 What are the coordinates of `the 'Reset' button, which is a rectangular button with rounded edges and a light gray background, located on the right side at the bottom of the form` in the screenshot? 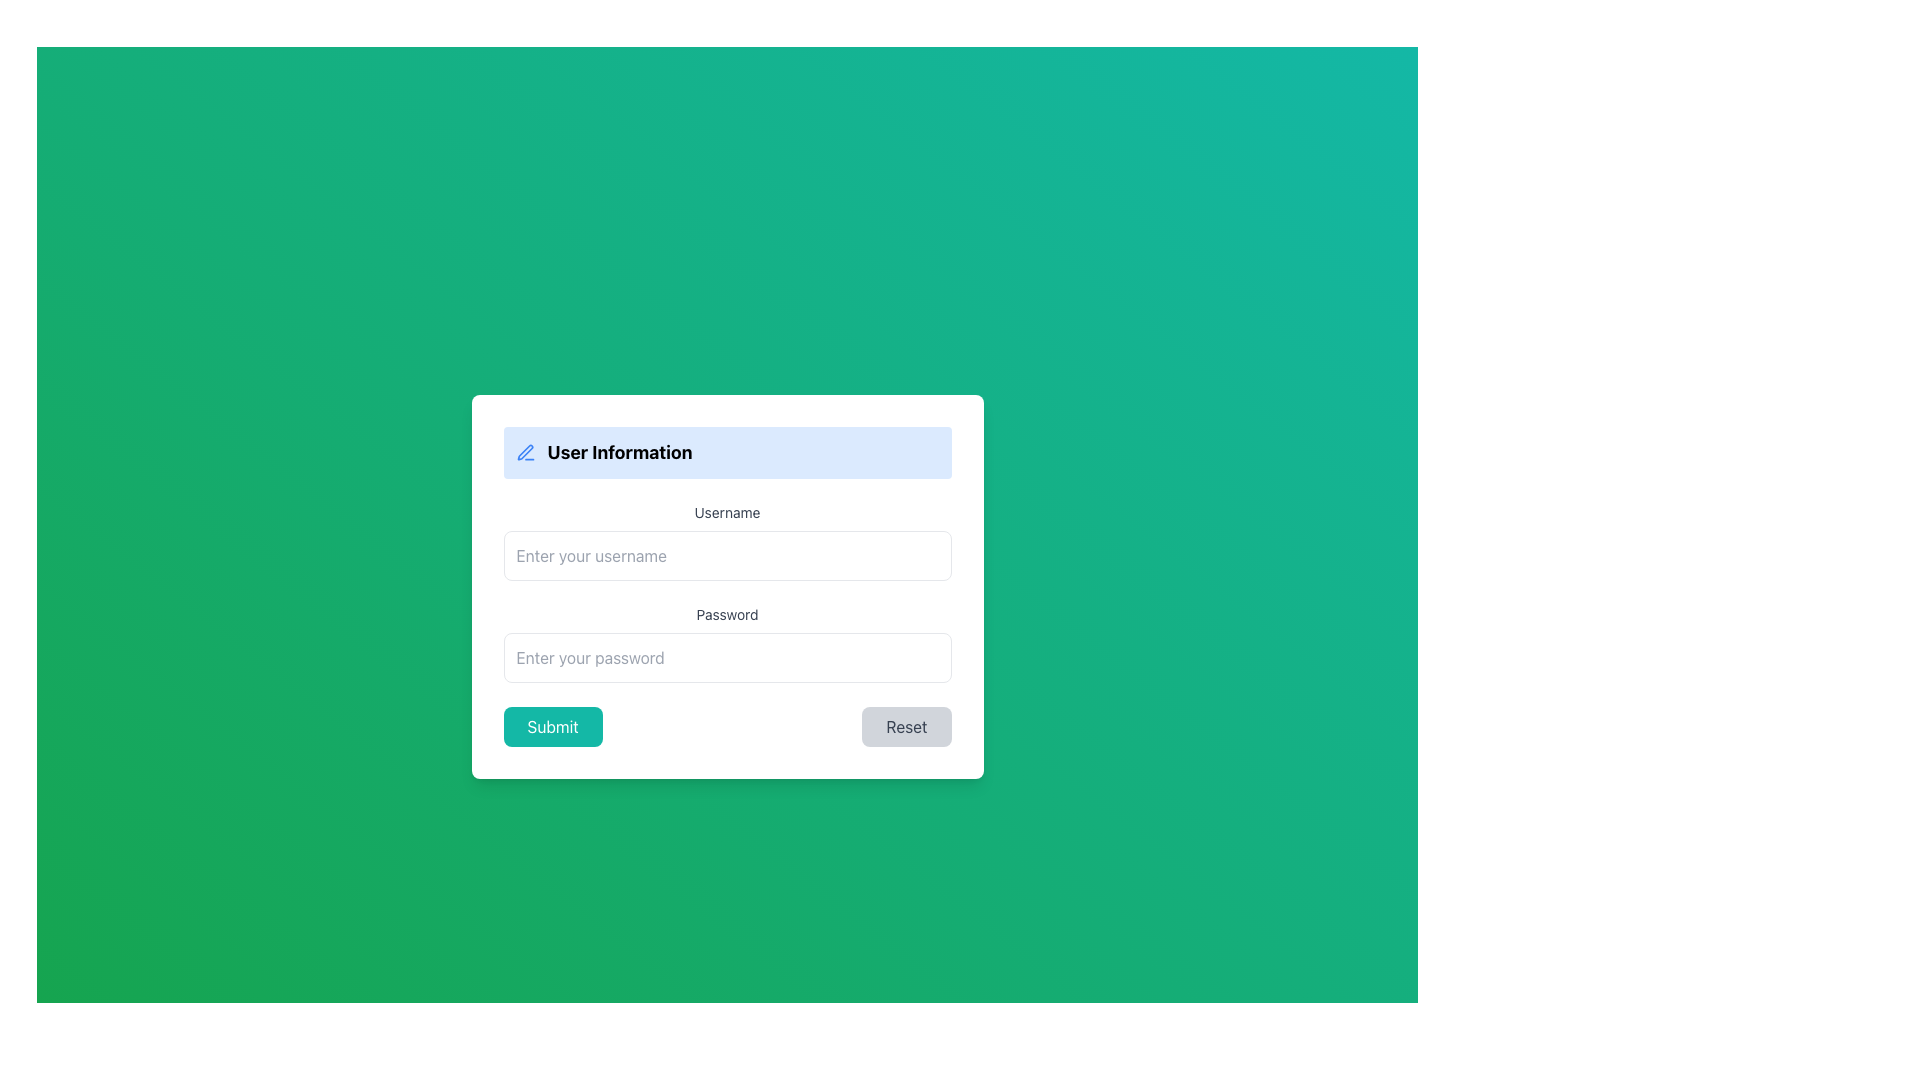 It's located at (906, 726).